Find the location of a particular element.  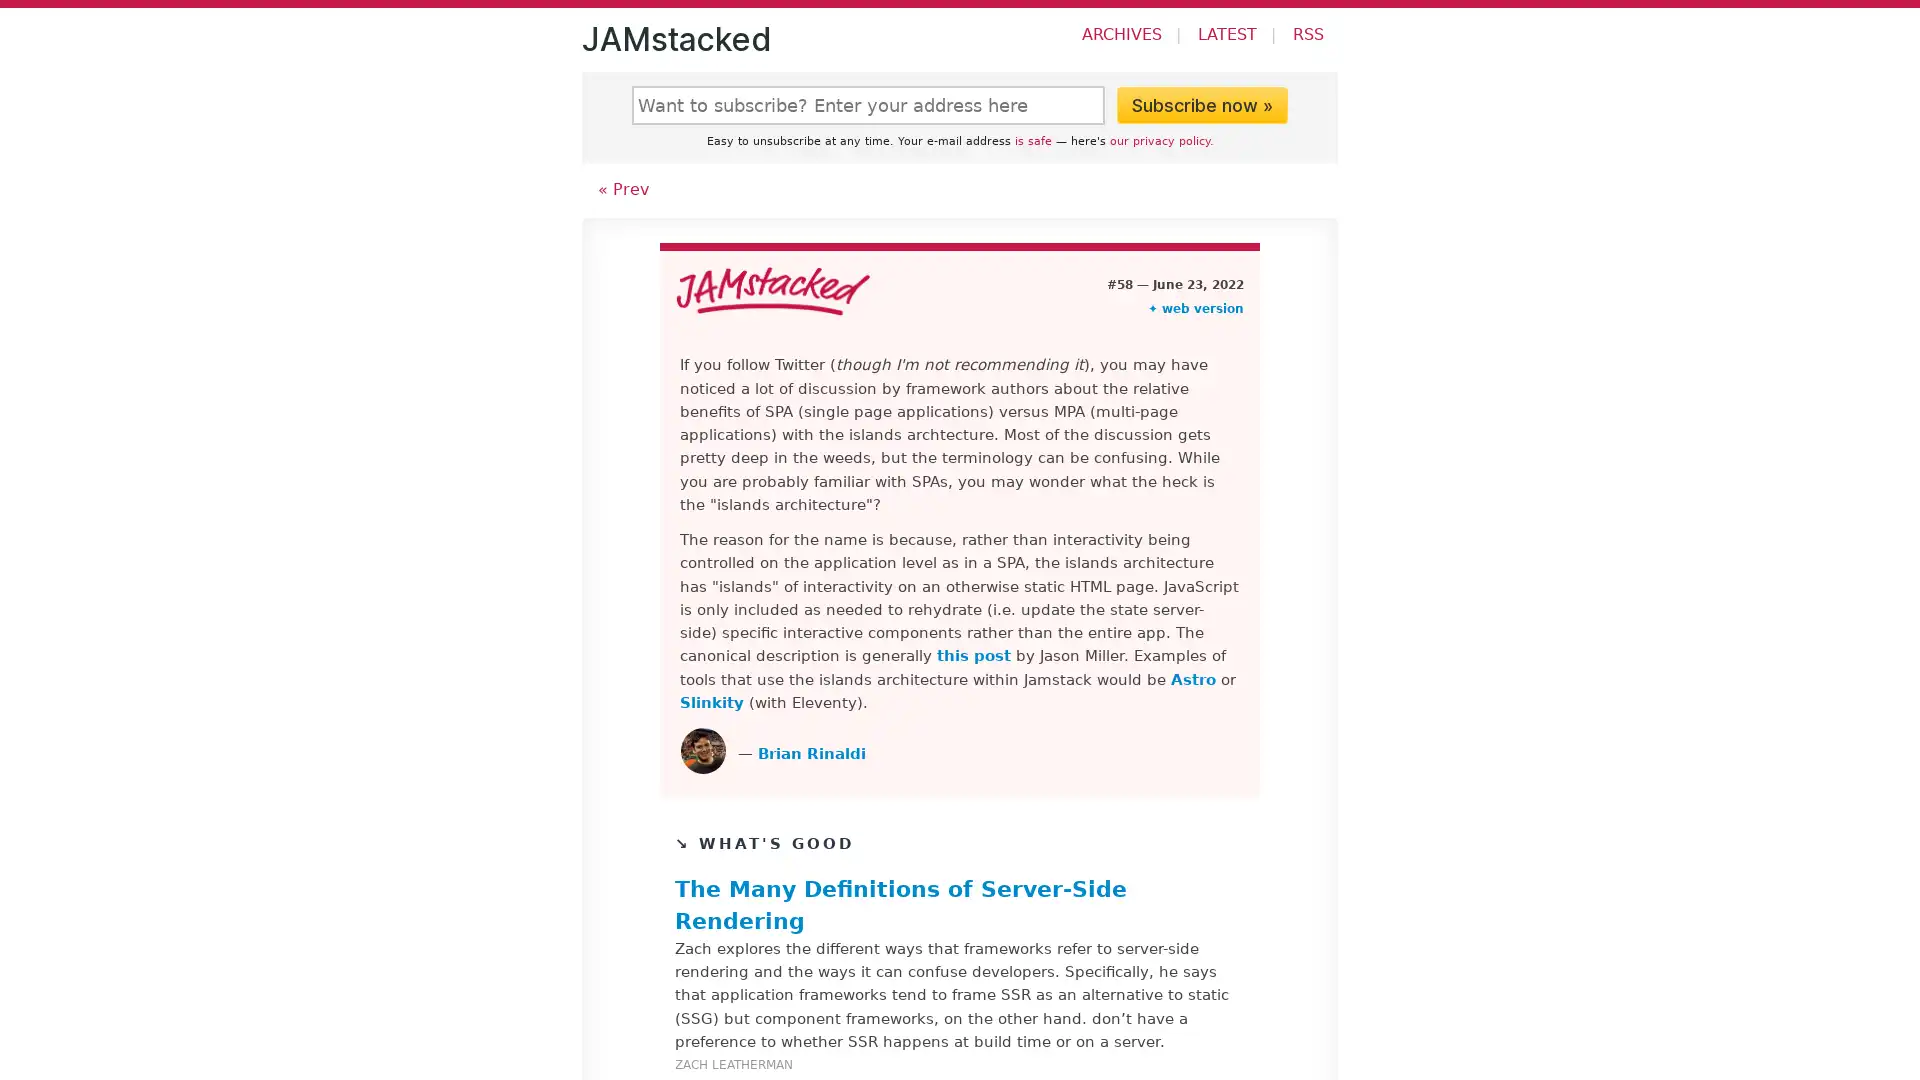

Subscribe now is located at coordinates (1201, 105).